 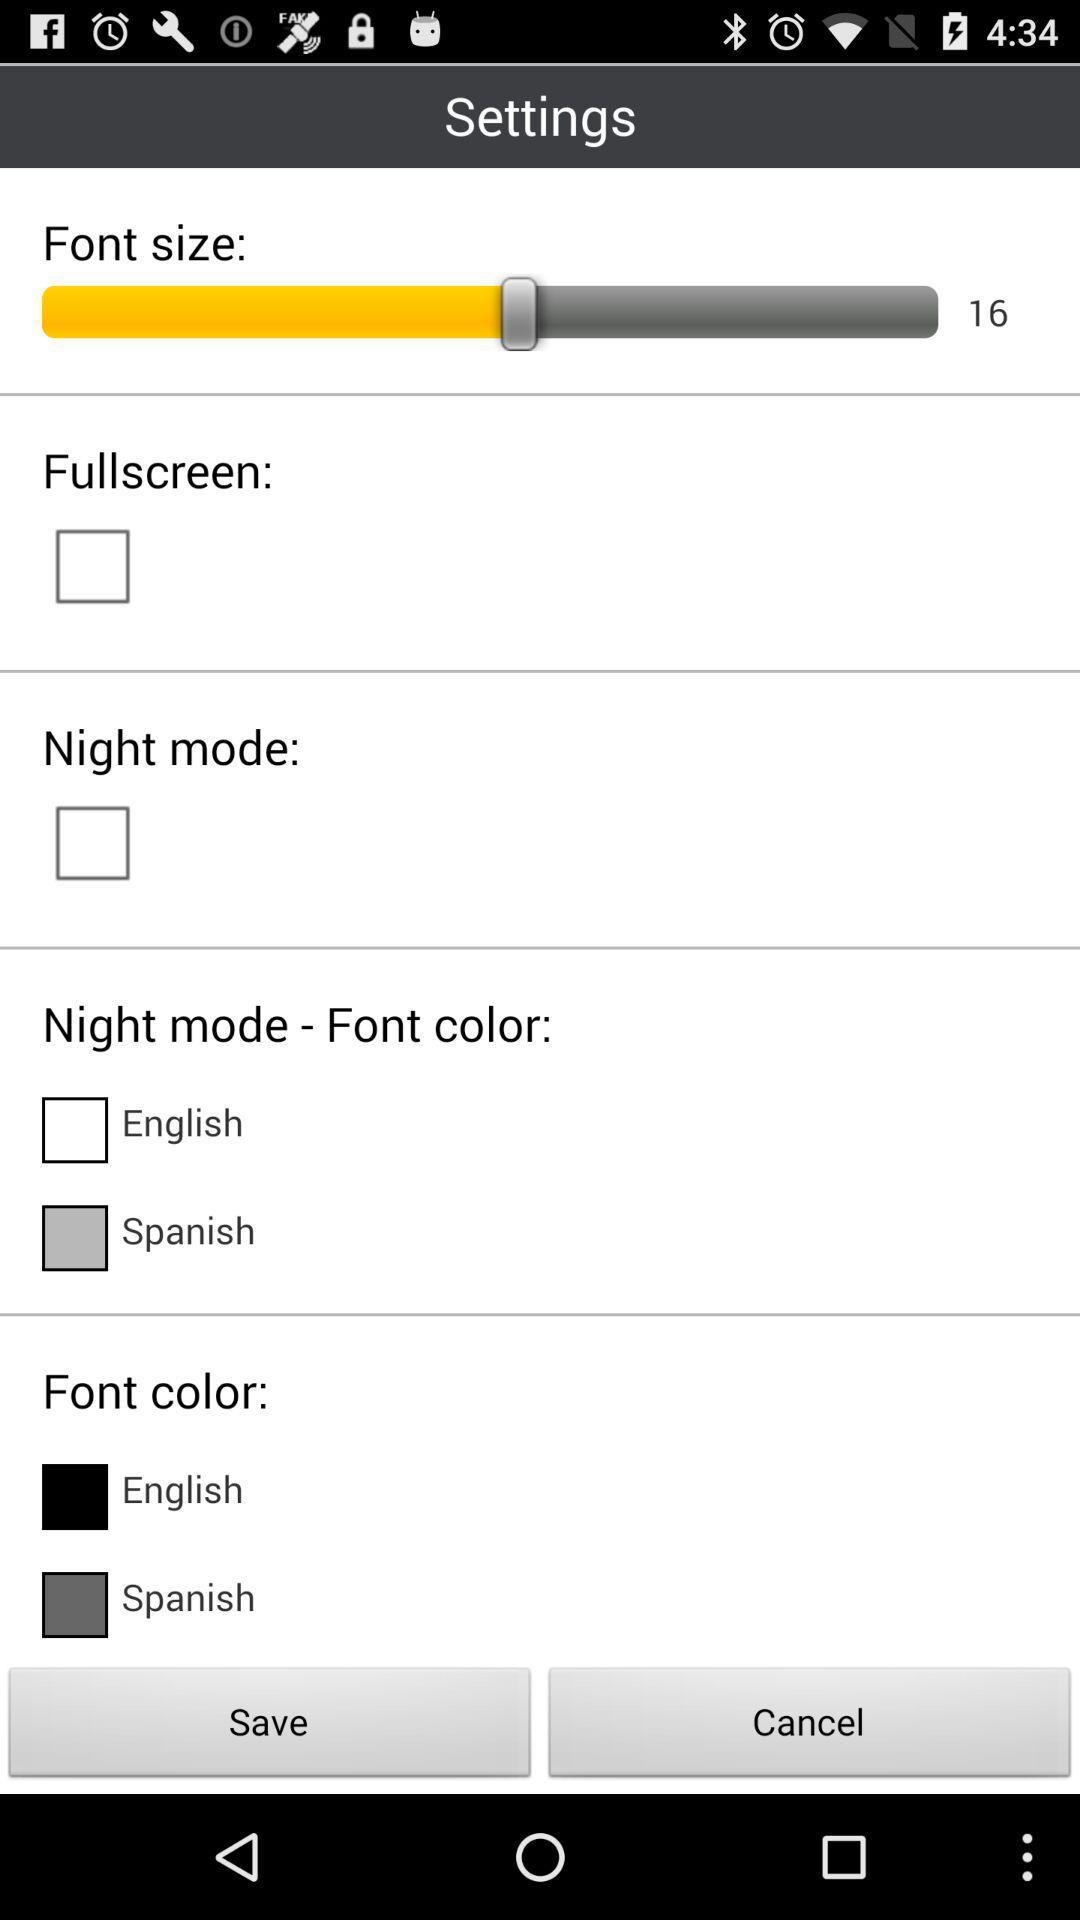 What do you see at coordinates (810, 1727) in the screenshot?
I see `the cancel item` at bounding box center [810, 1727].